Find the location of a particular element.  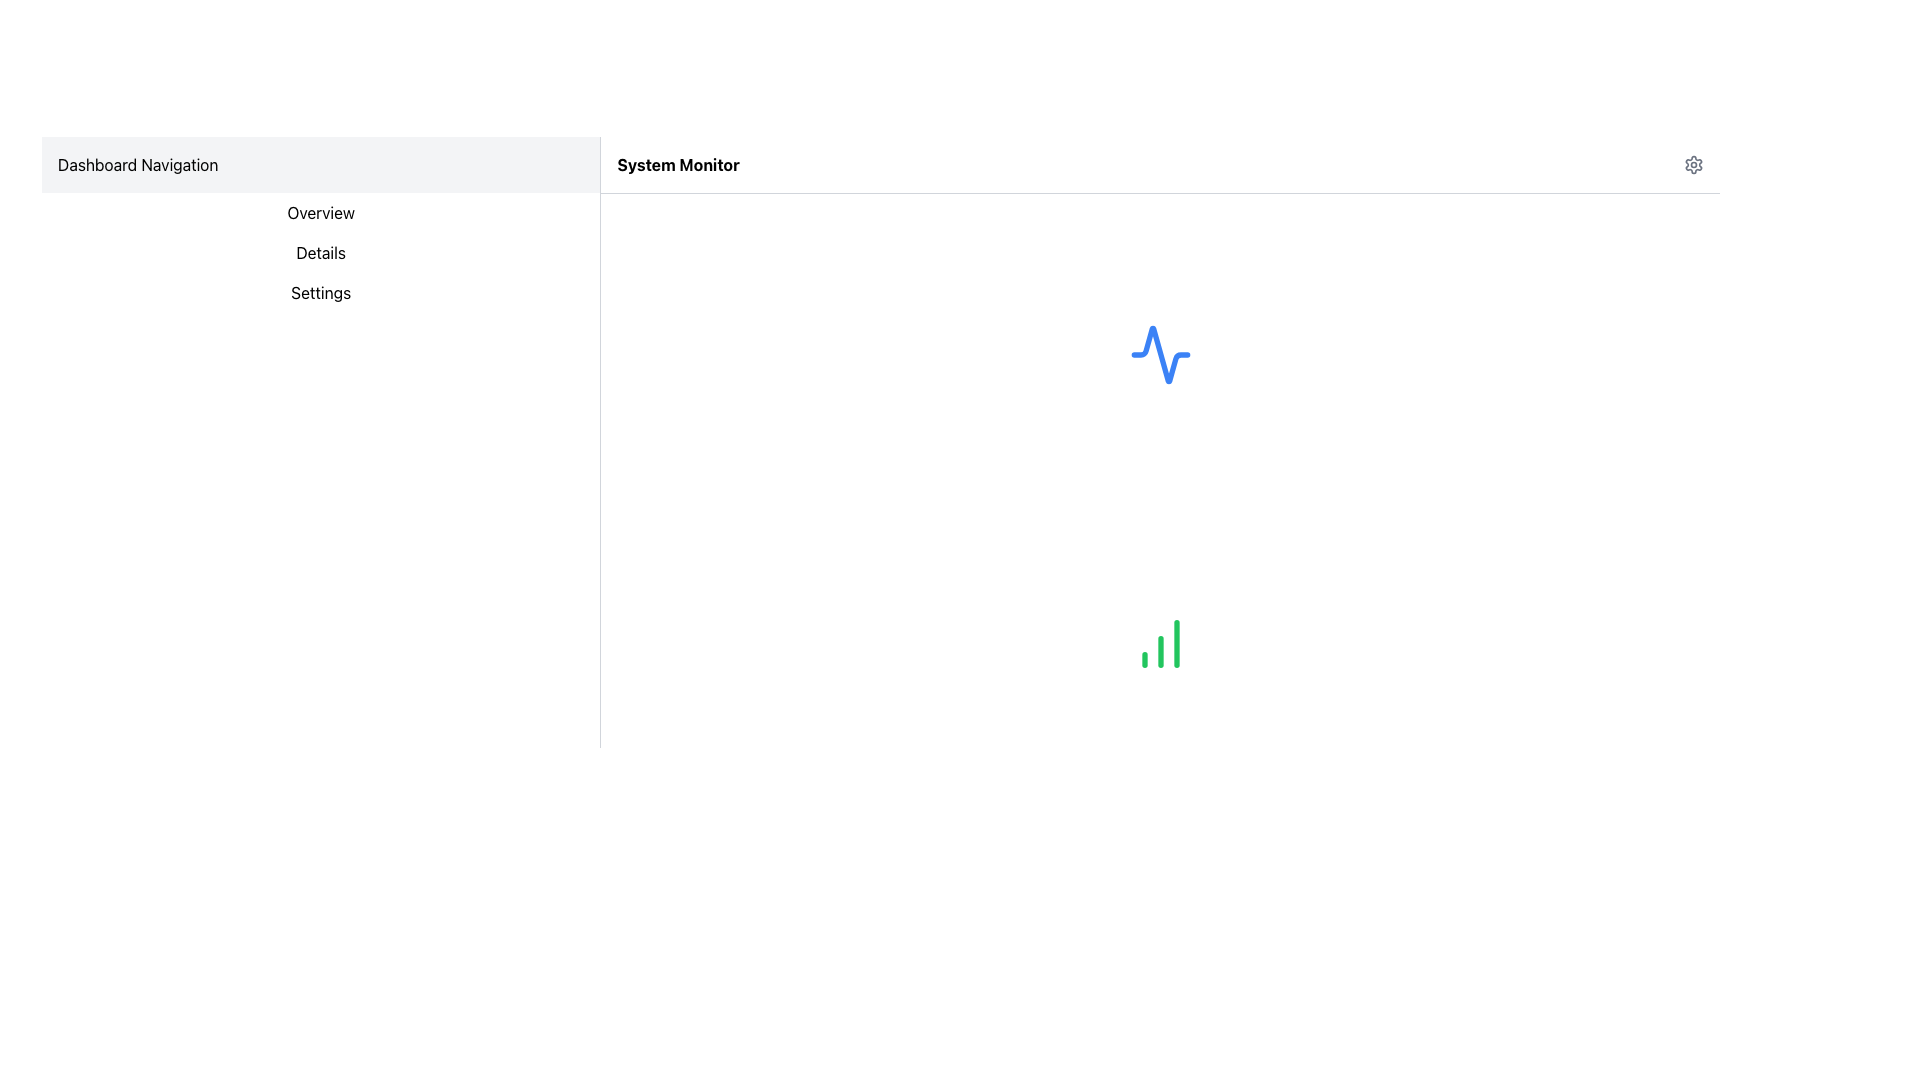

the 'Details' label in the Dashboard Navigation sidebar is located at coordinates (321, 252).